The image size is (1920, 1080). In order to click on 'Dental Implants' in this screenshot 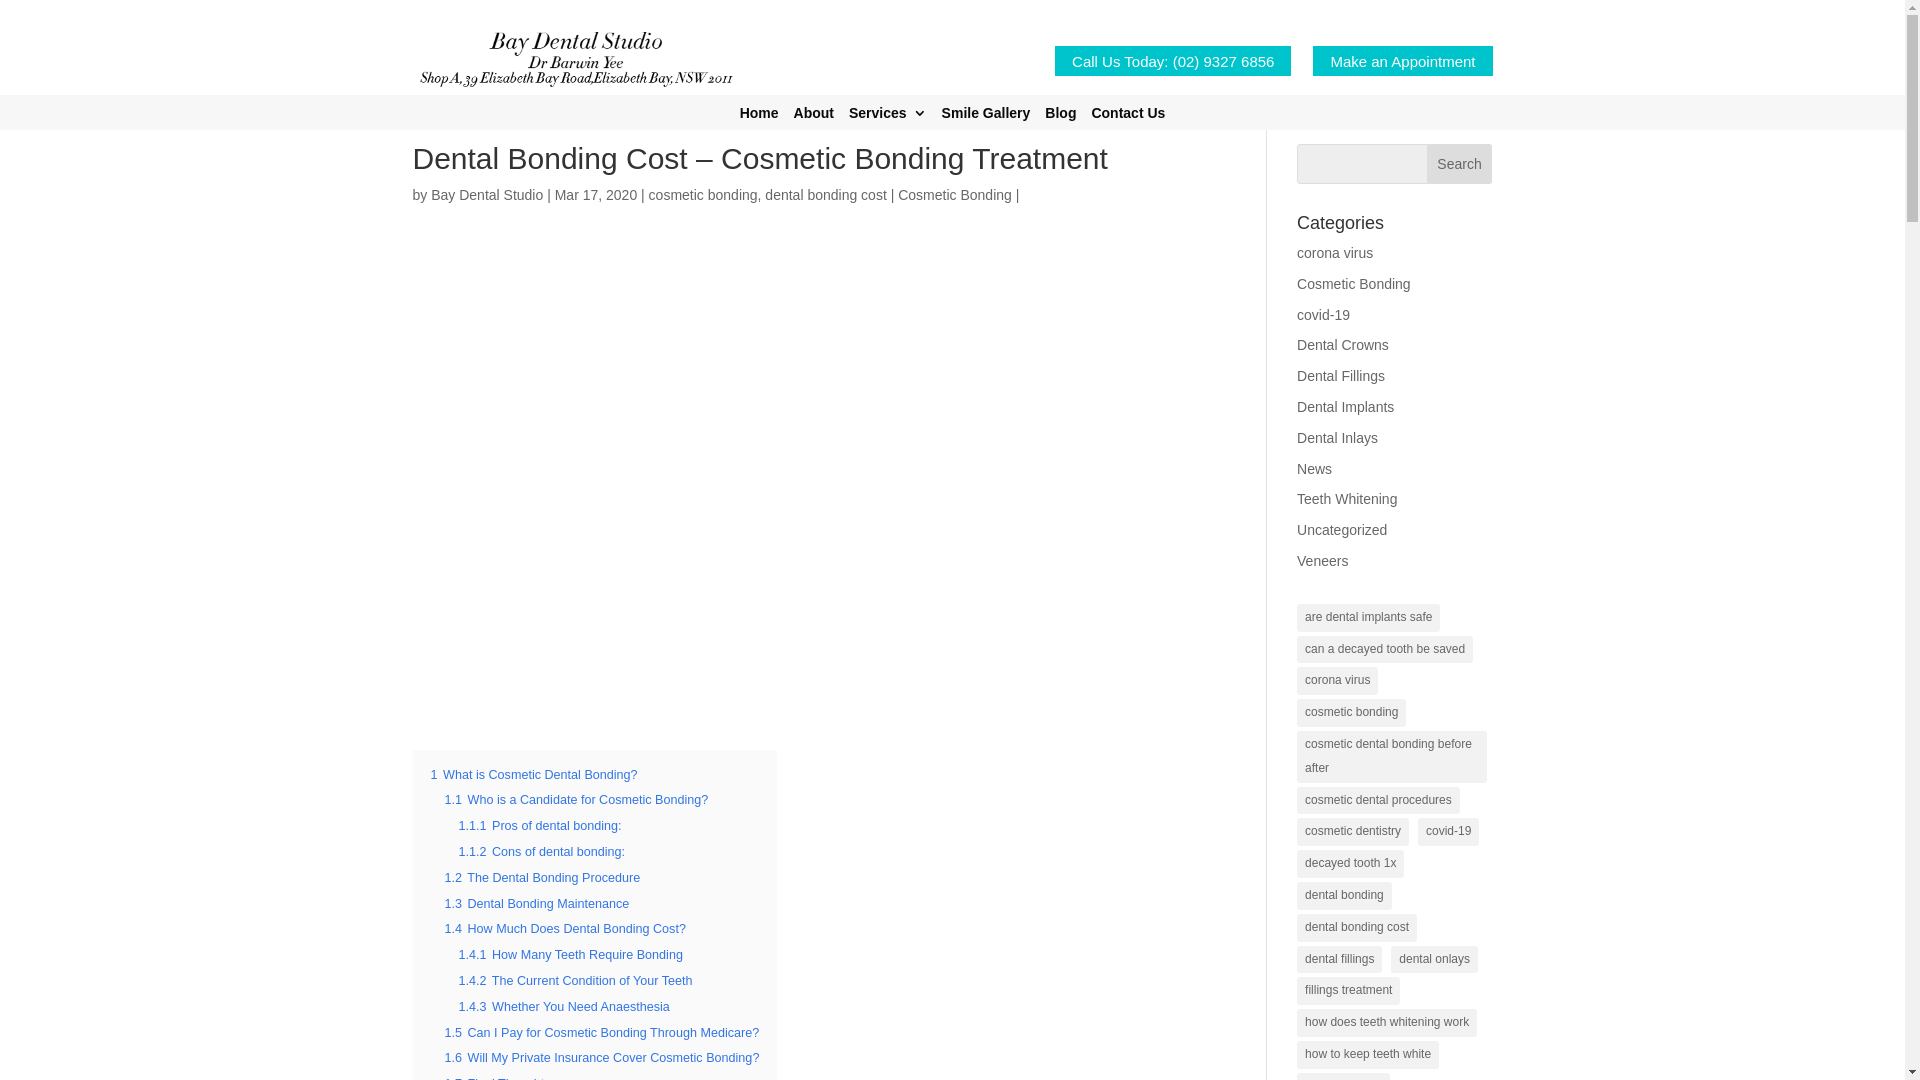, I will do `click(1345, 406)`.